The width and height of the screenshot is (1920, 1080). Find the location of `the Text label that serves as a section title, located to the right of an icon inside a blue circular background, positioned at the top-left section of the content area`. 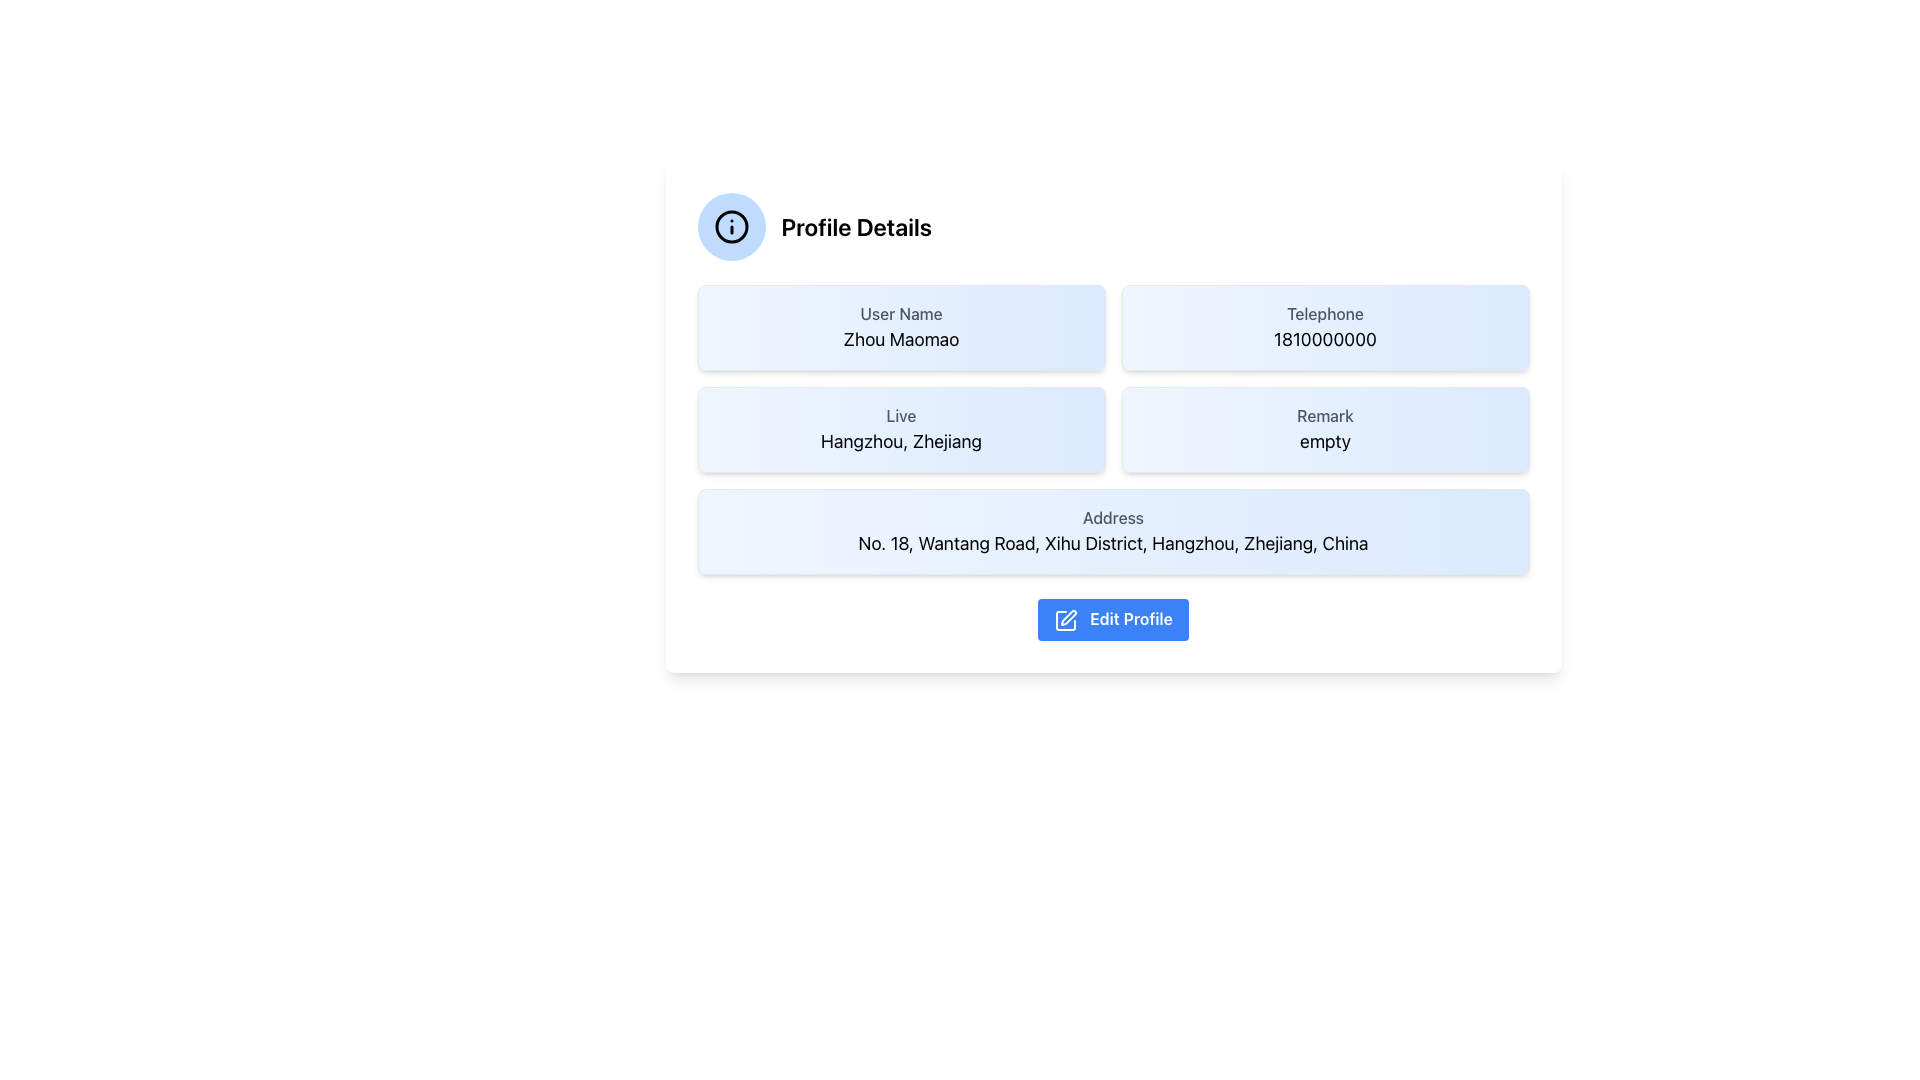

the Text label that serves as a section title, located to the right of an icon inside a blue circular background, positioned at the top-left section of the content area is located at coordinates (856, 226).